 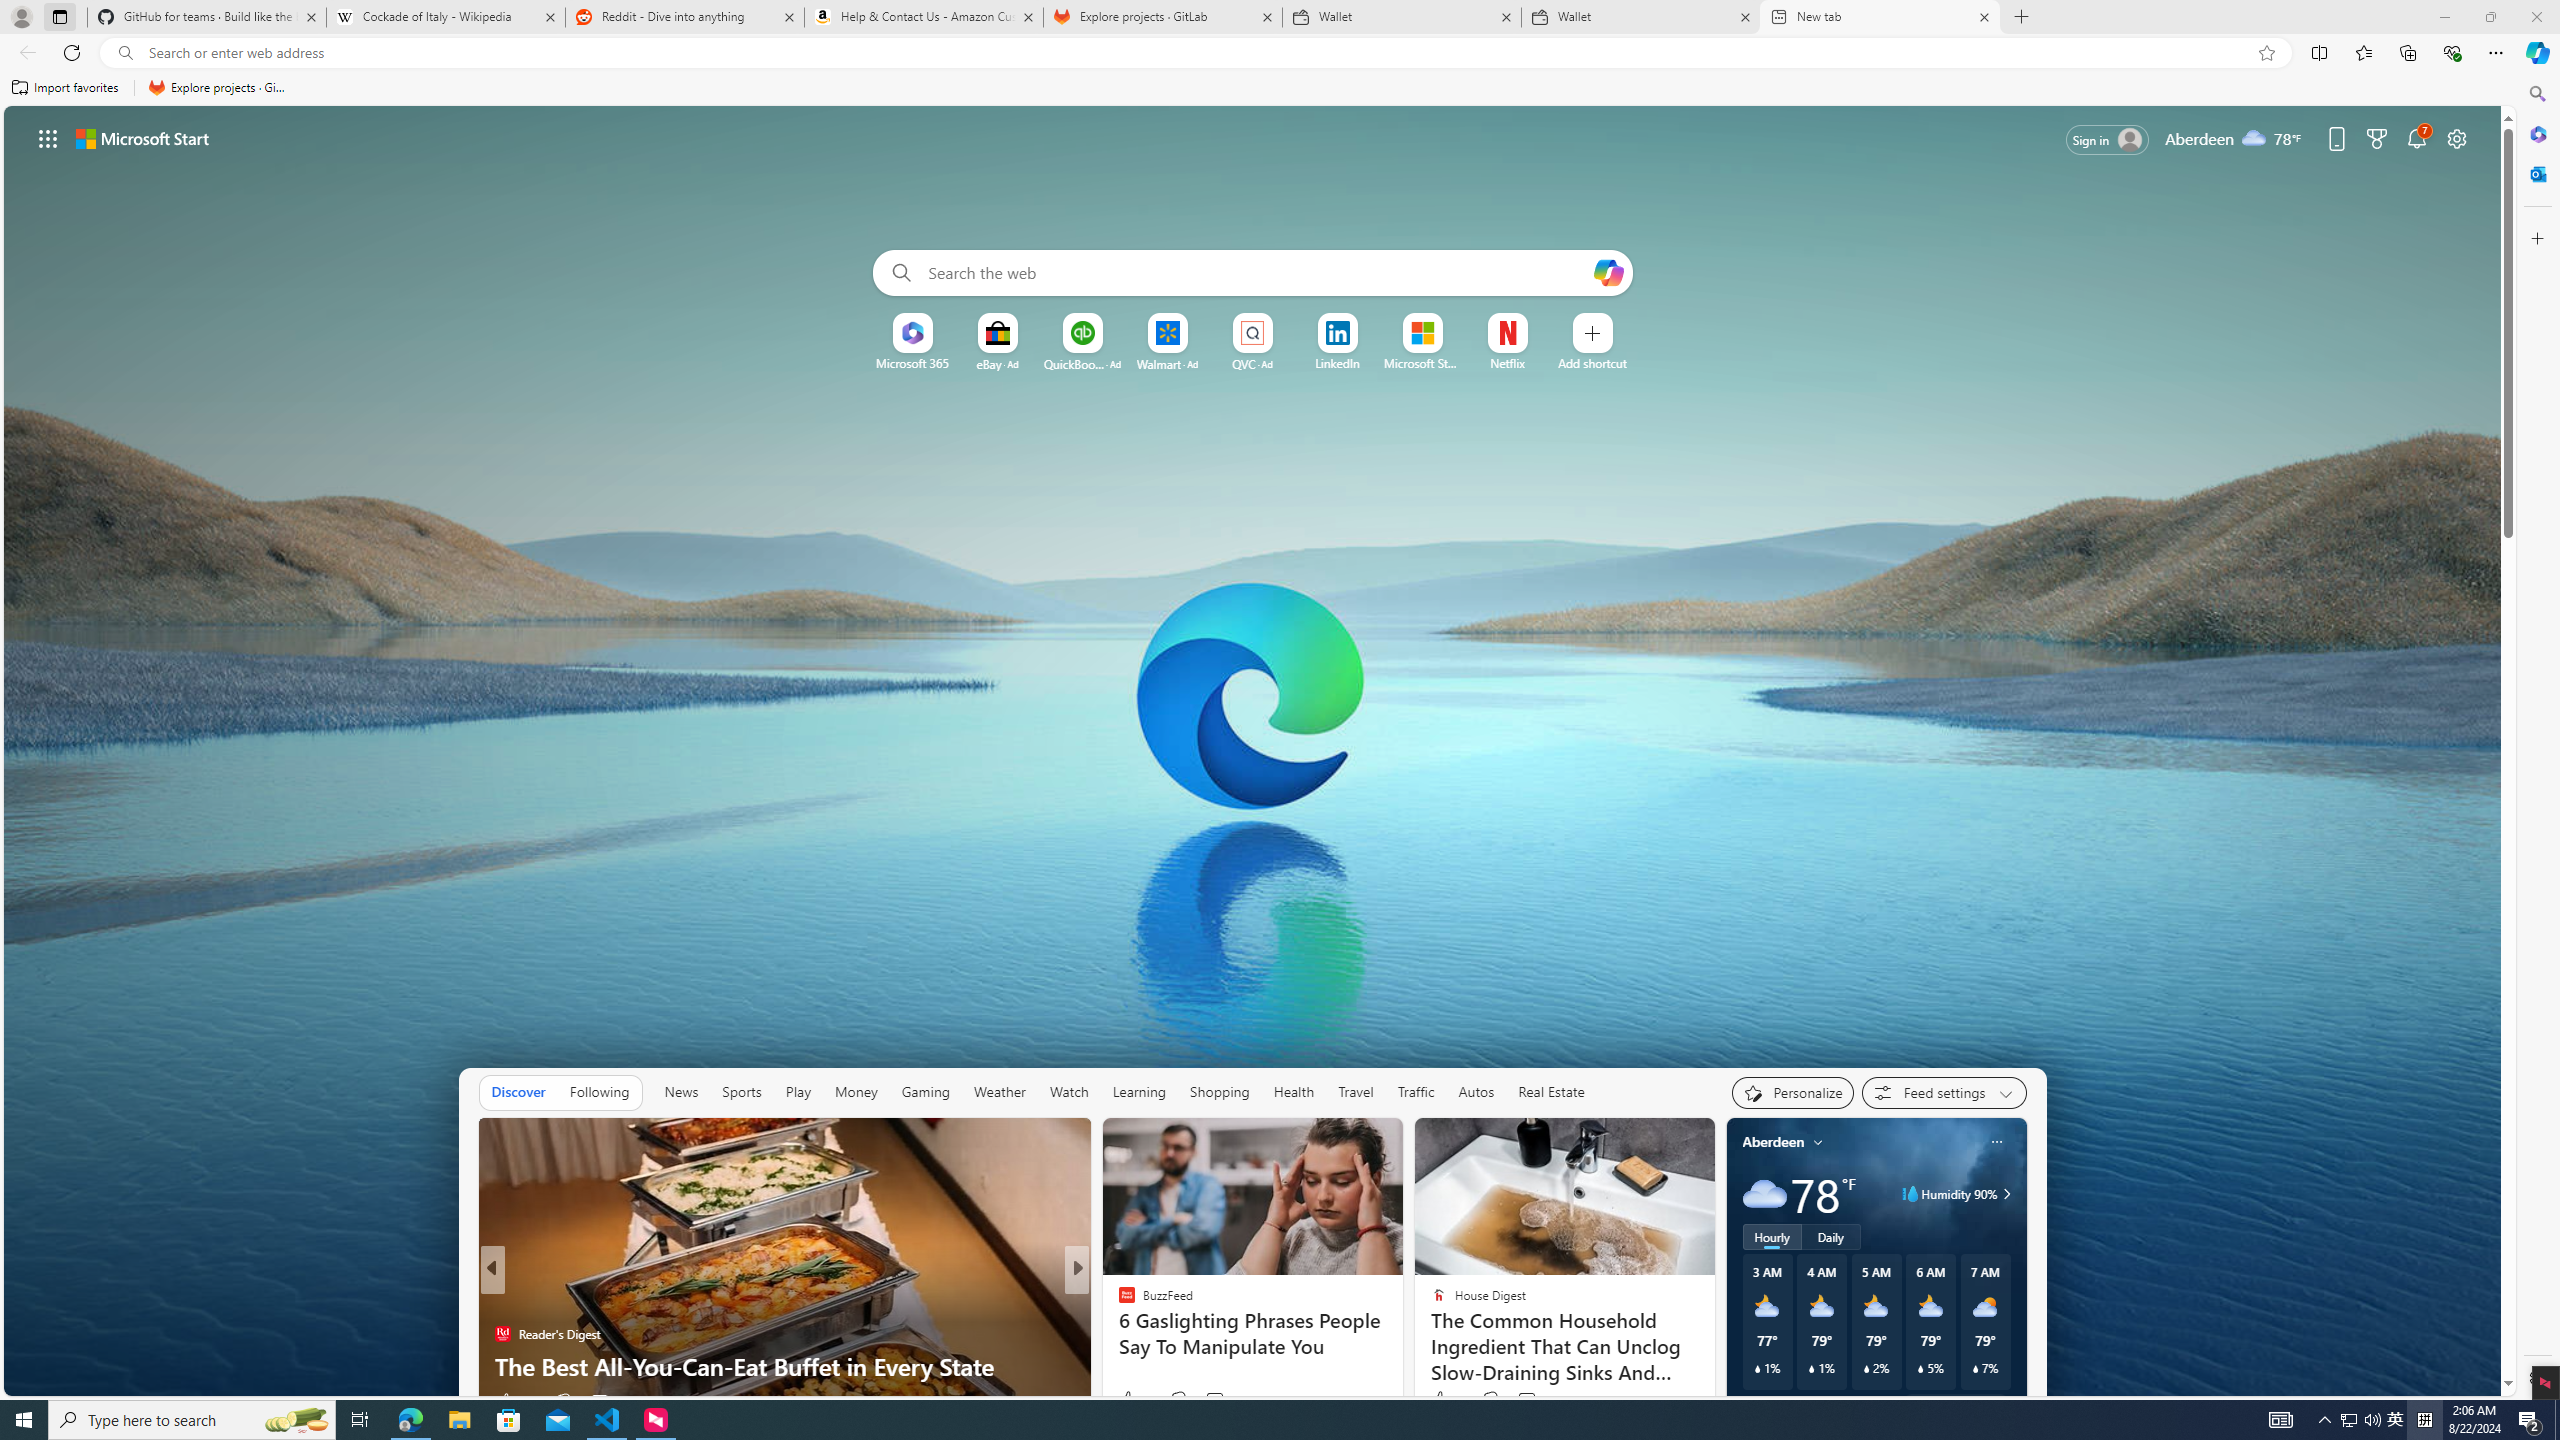 What do you see at coordinates (1140, 1091) in the screenshot?
I see `'Learning'` at bounding box center [1140, 1091].